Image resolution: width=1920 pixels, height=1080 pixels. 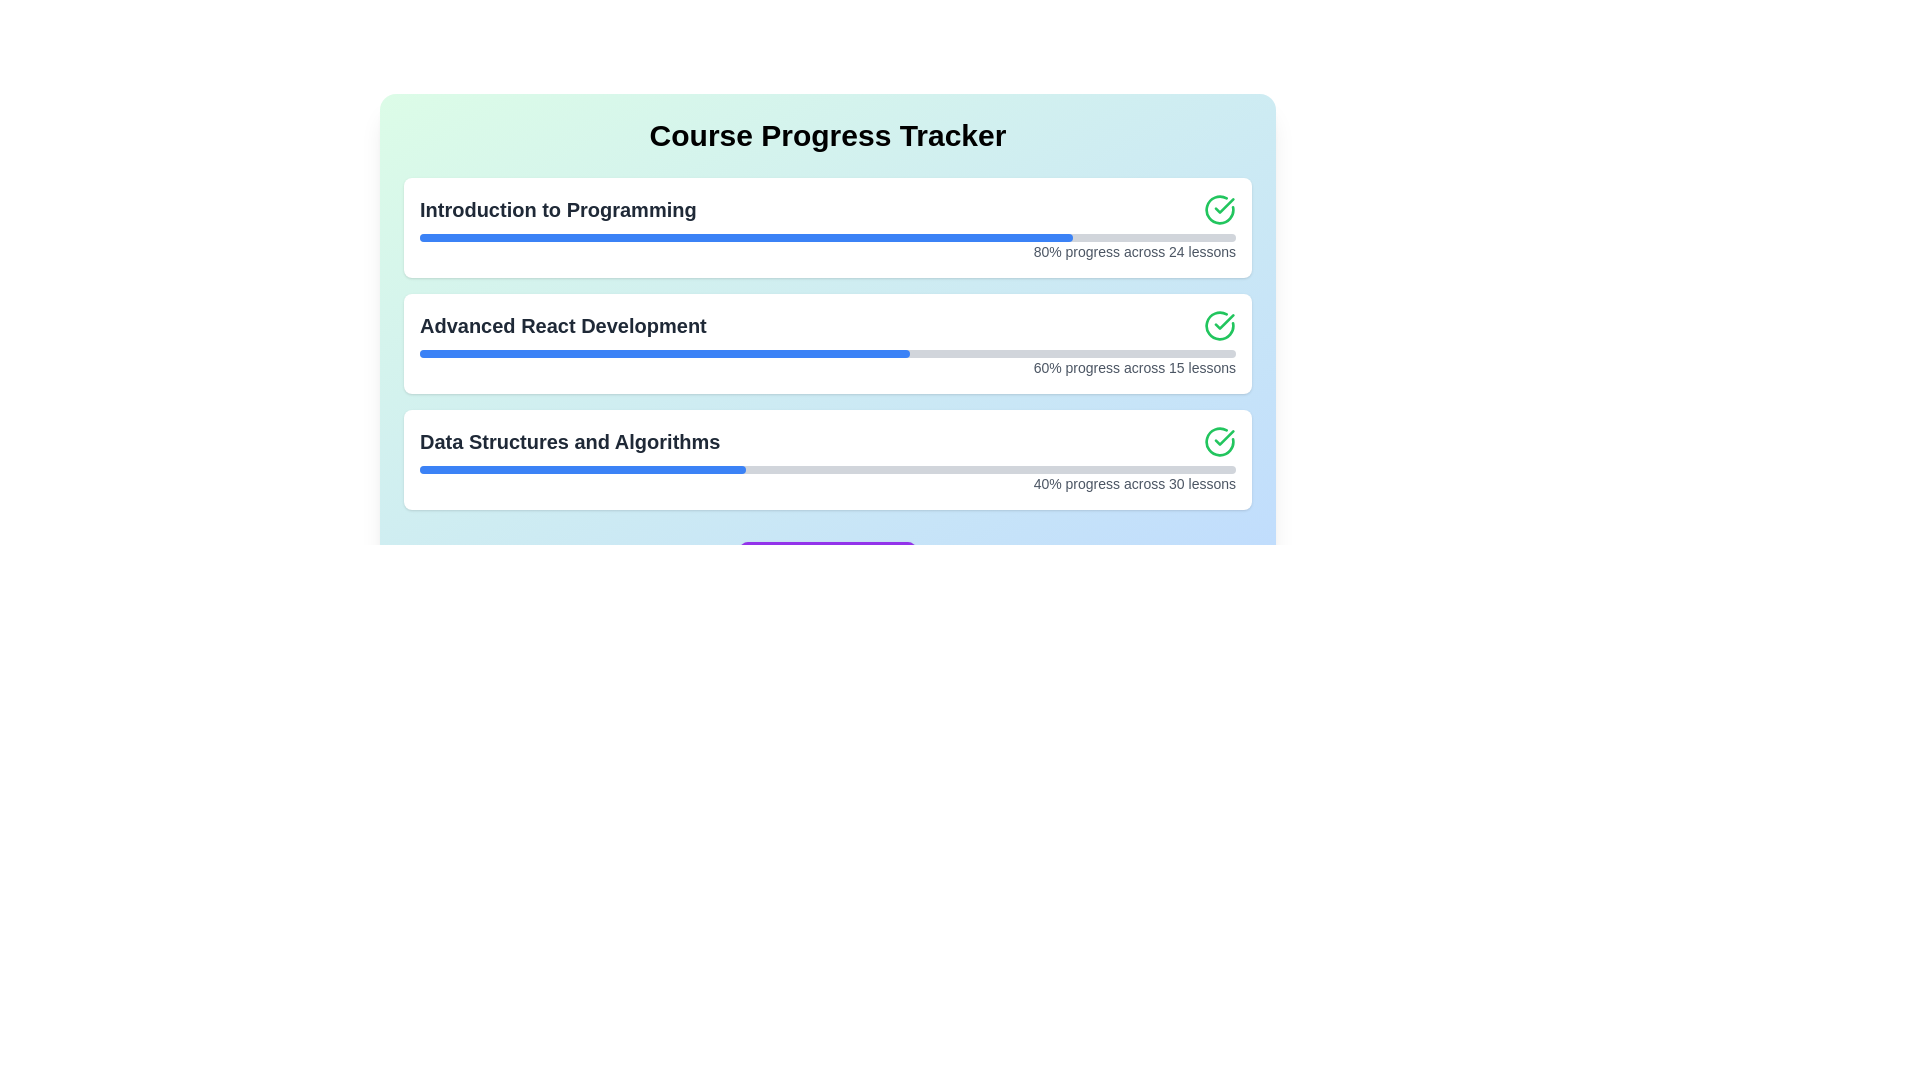 What do you see at coordinates (1218, 209) in the screenshot?
I see `the circular icon with a green check mark, which indicates a completed task, located at the far-right end of the row containing the text 'Introduction to Programming'` at bounding box center [1218, 209].